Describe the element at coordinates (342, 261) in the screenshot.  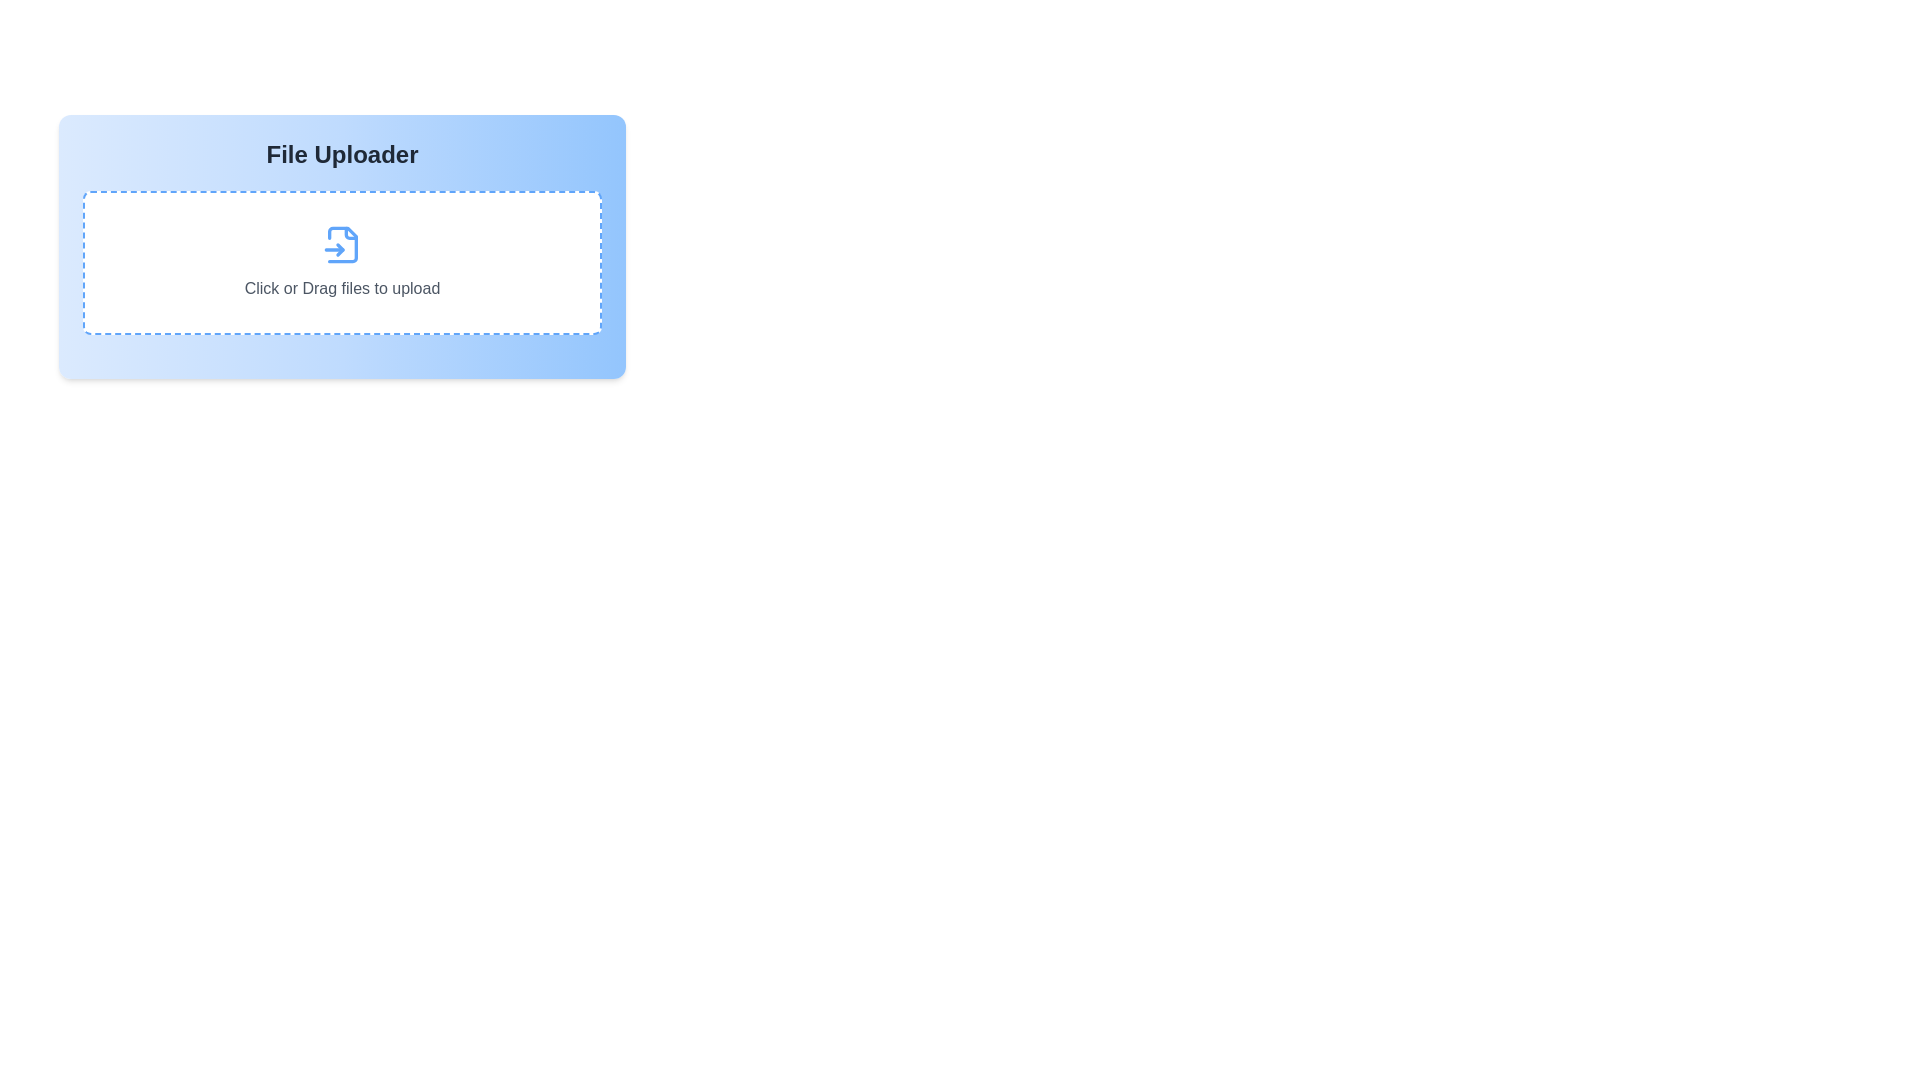
I see `and drop files into the area of the File Upload Box, which is a white rectangle with dashed blue borders and a blue file icon above the text 'Click or Drag files` at that location.